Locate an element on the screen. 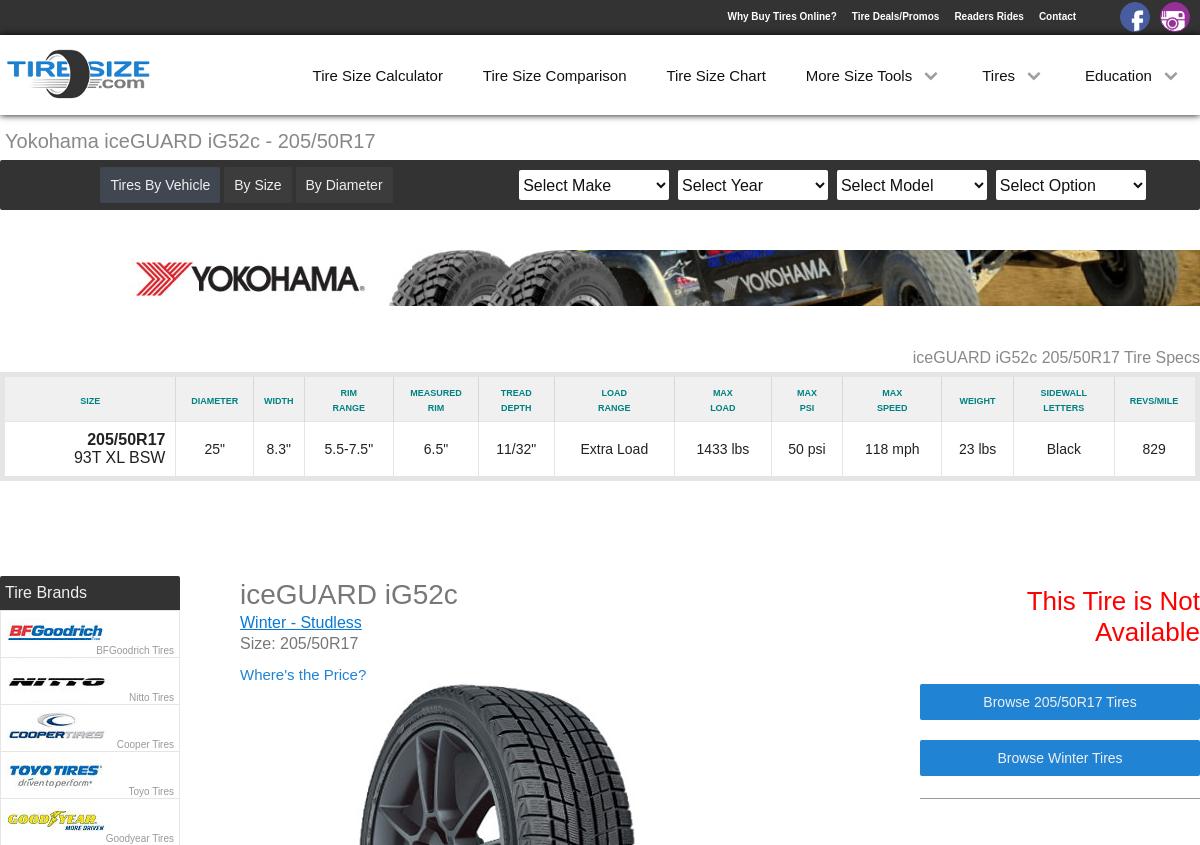 The width and height of the screenshot is (1200, 845). 'Goodyear Tires' is located at coordinates (139, 838).